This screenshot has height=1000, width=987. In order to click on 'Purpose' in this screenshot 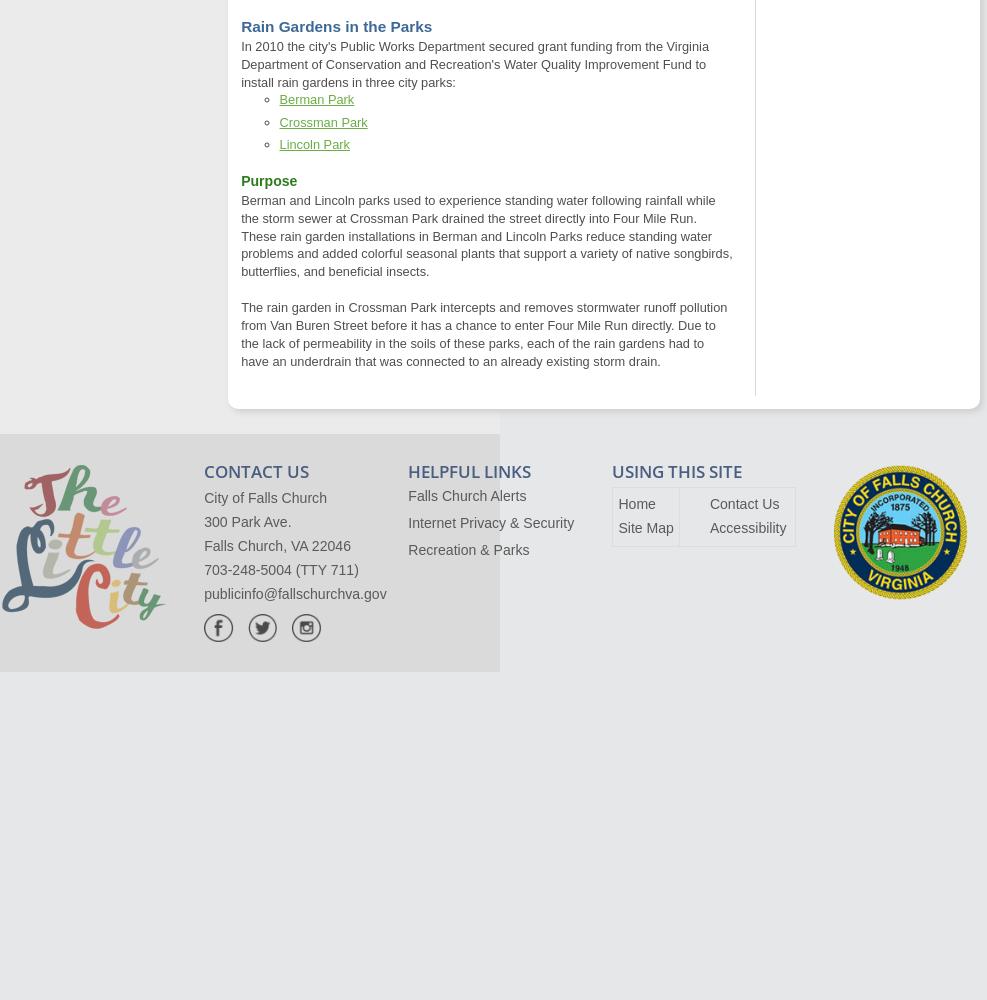, I will do `click(268, 181)`.